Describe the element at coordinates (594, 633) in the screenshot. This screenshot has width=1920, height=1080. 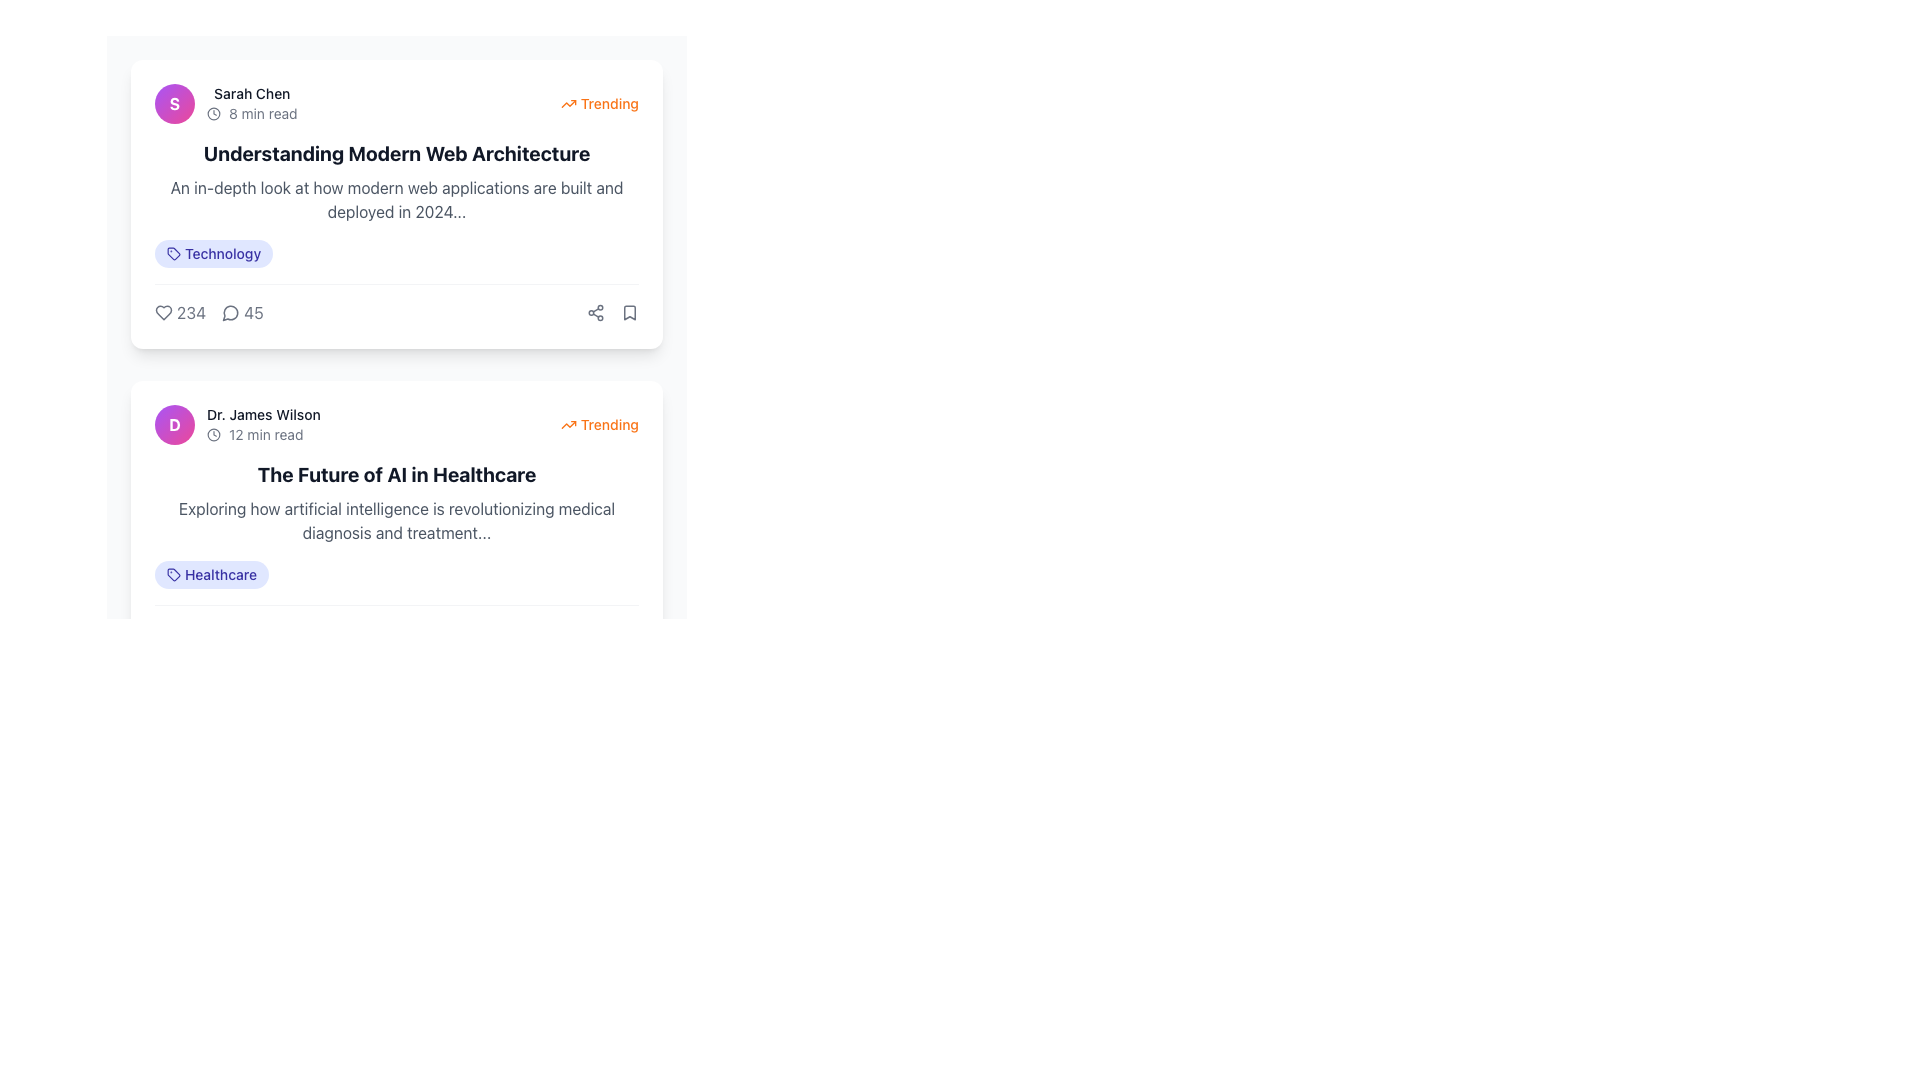
I see `the circular button with three dots, which turns green on hover` at that location.